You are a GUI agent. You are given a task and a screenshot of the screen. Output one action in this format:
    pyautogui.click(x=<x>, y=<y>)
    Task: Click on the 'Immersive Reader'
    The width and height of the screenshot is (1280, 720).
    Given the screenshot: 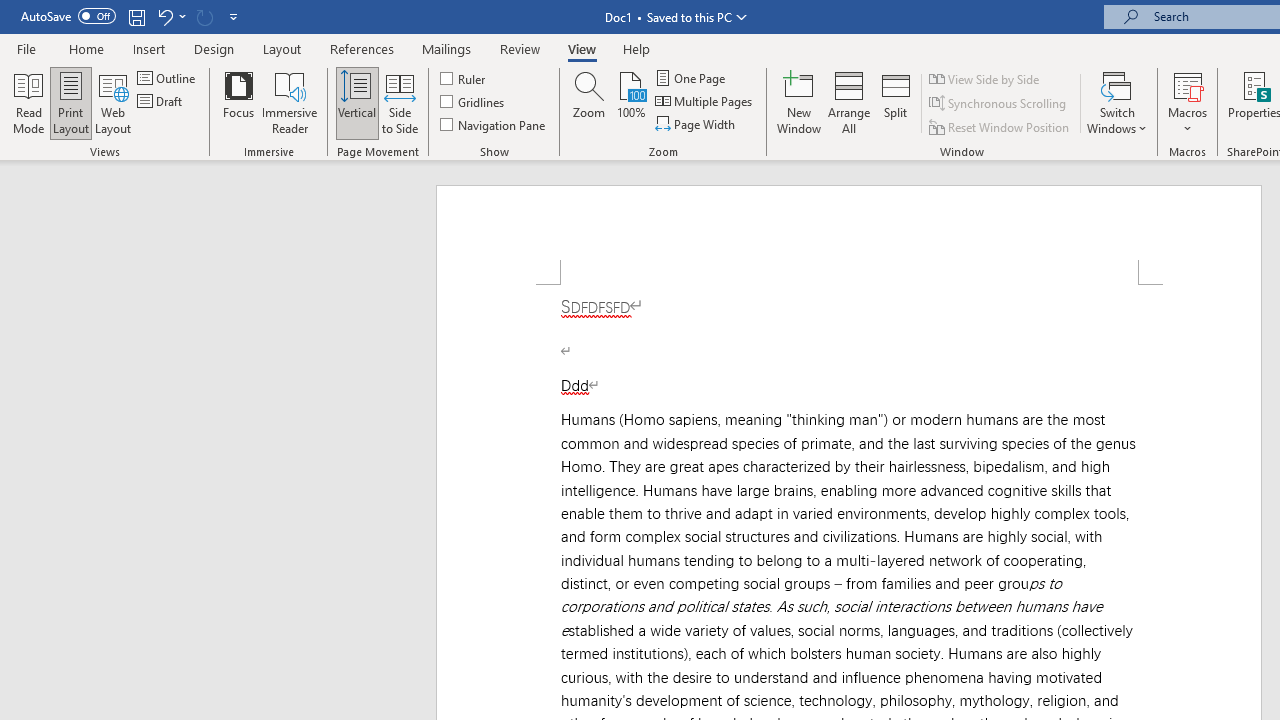 What is the action you would take?
    pyautogui.click(x=288, y=103)
    